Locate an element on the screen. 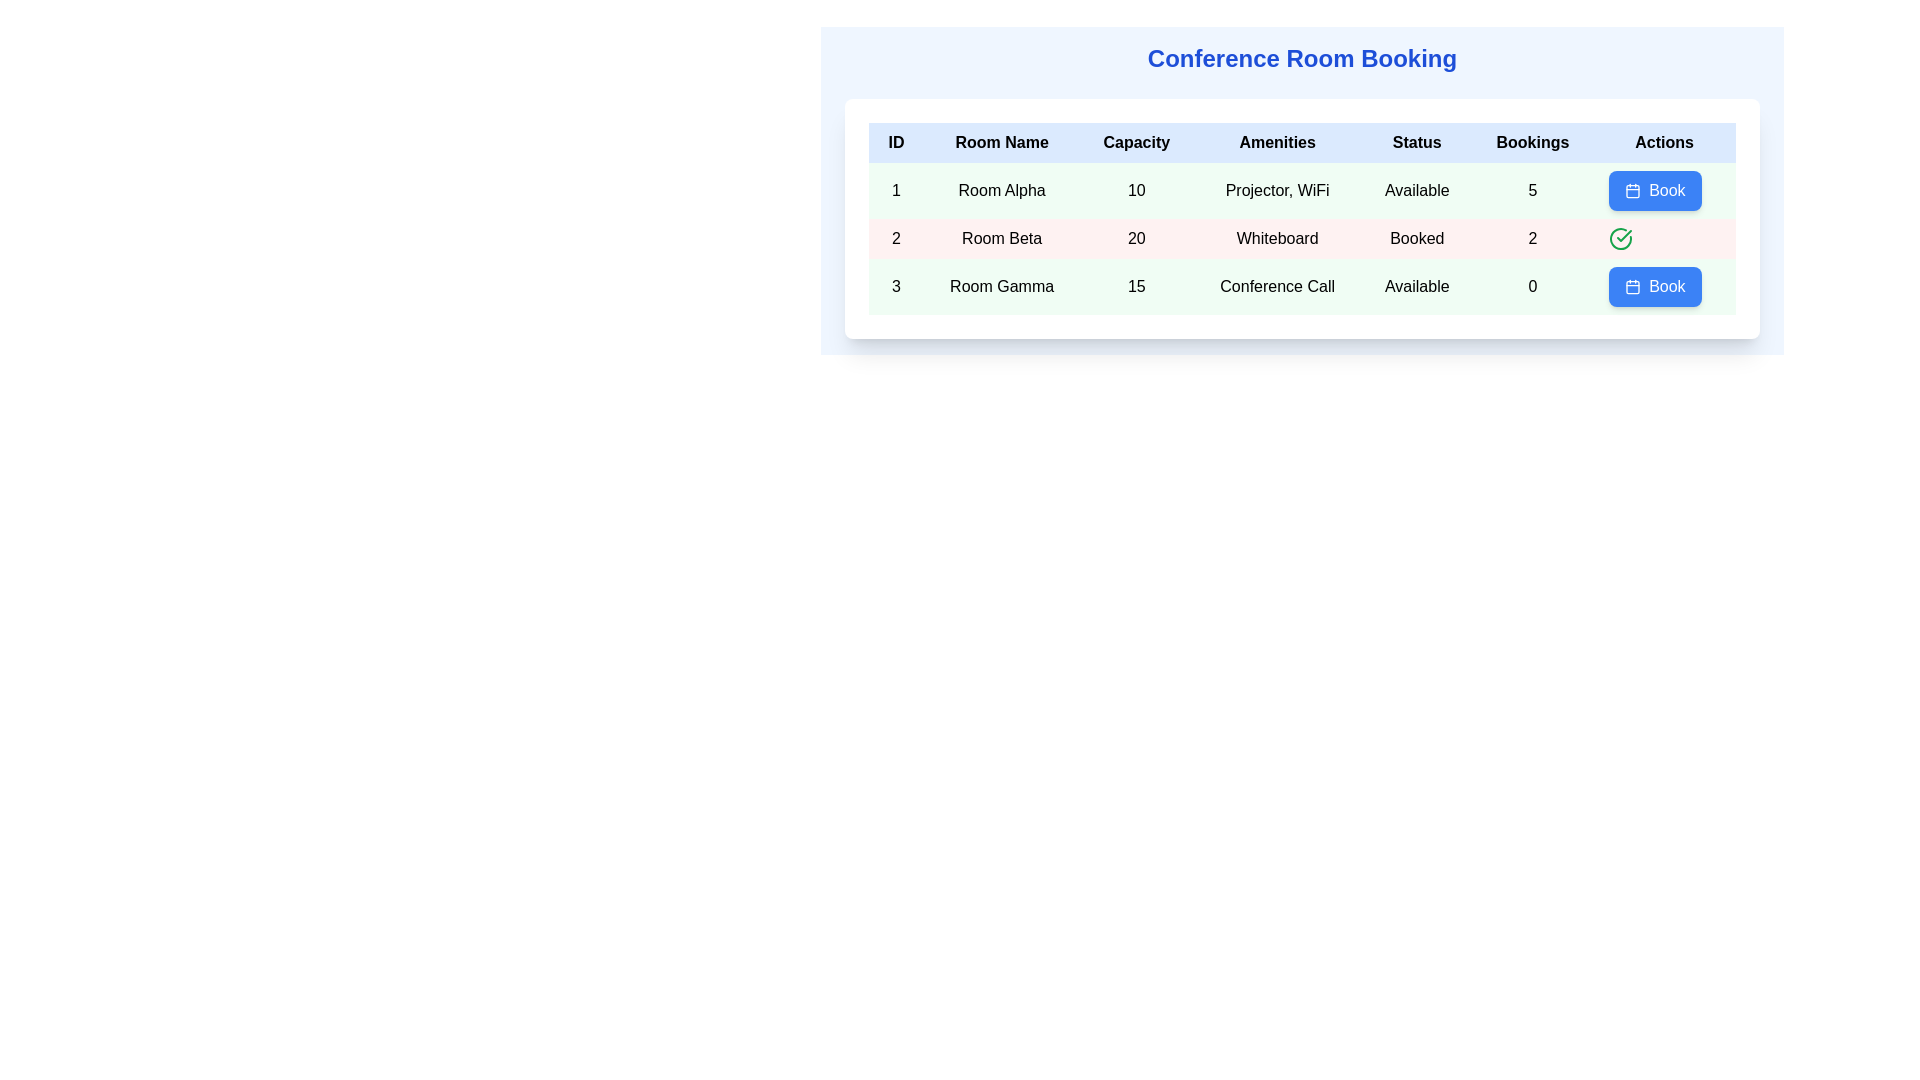 This screenshot has height=1080, width=1920. the interactive elements in the second row of the conference room details table, which includes attributes for Room Beta such as capacity, amenities, and status is located at coordinates (1302, 238).